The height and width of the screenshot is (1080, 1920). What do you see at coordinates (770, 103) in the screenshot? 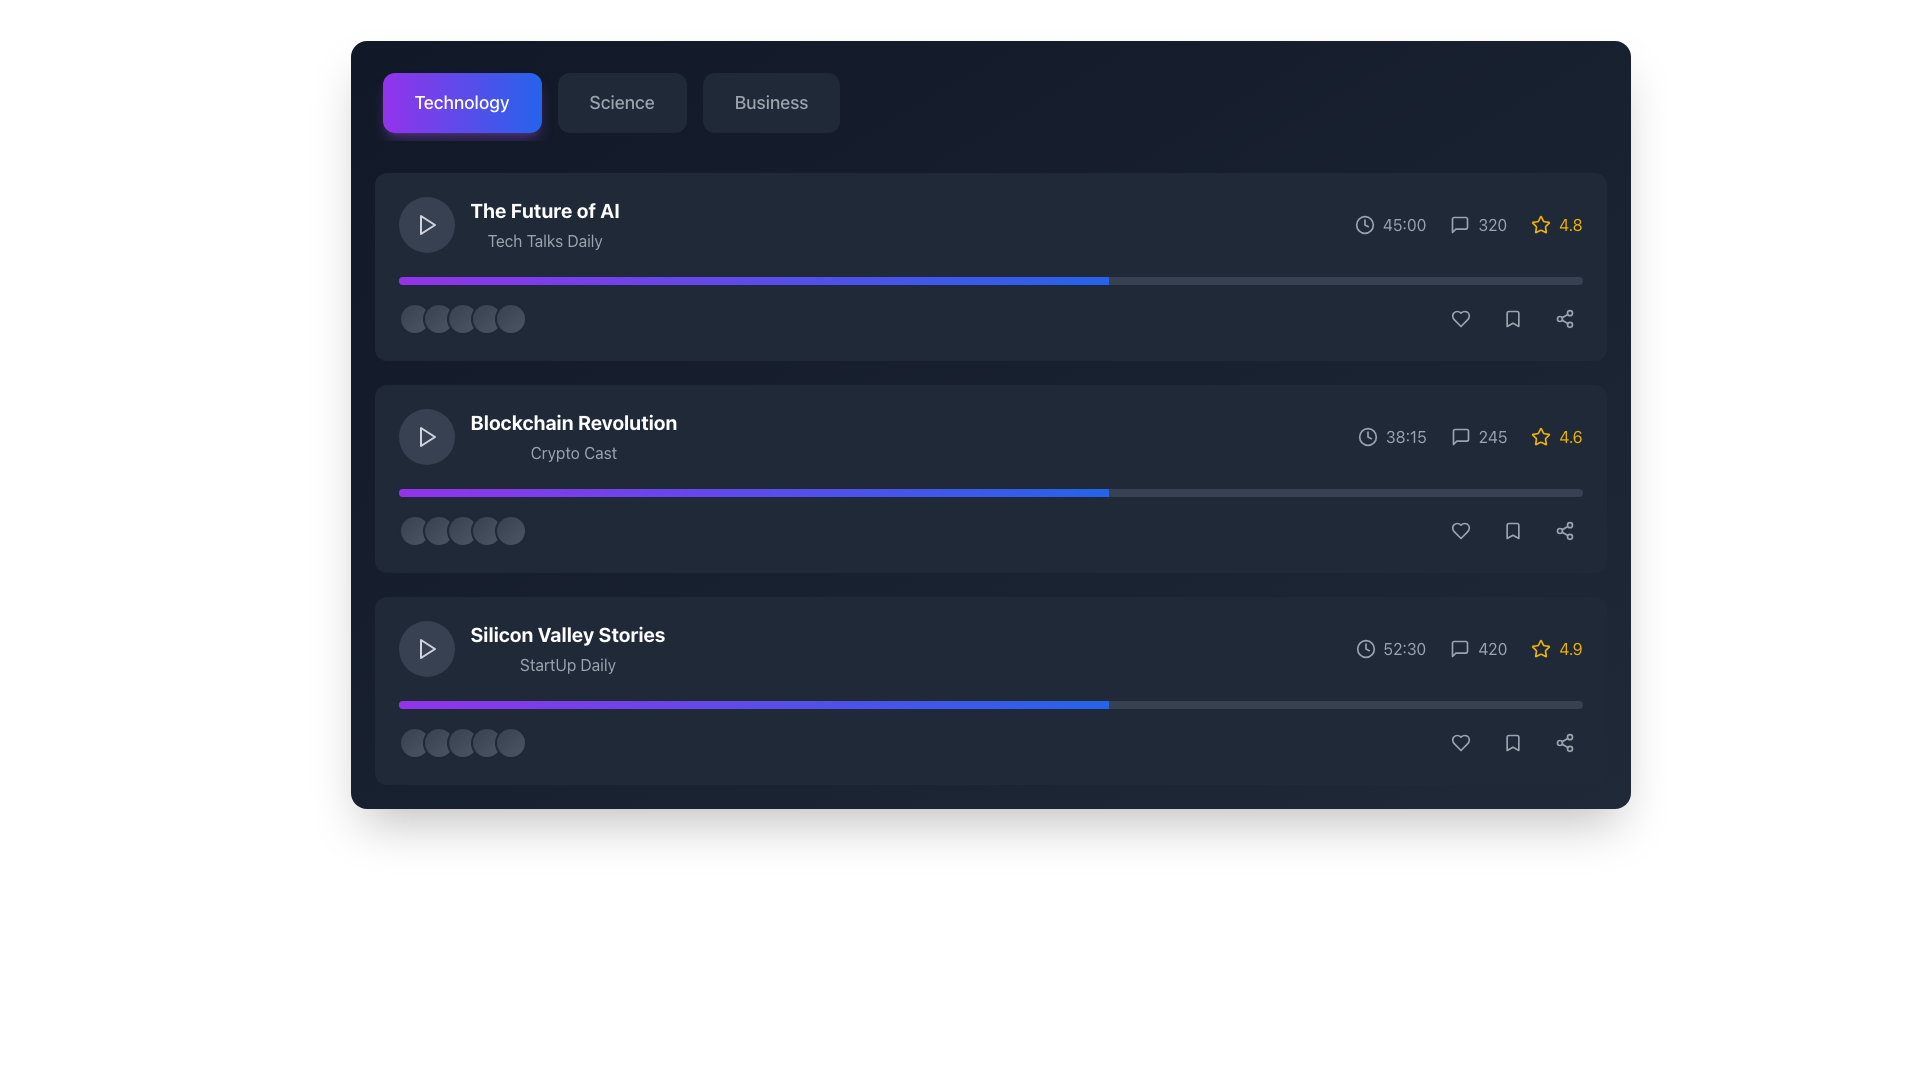
I see `the 'Business' category label in the navigation bar` at bounding box center [770, 103].